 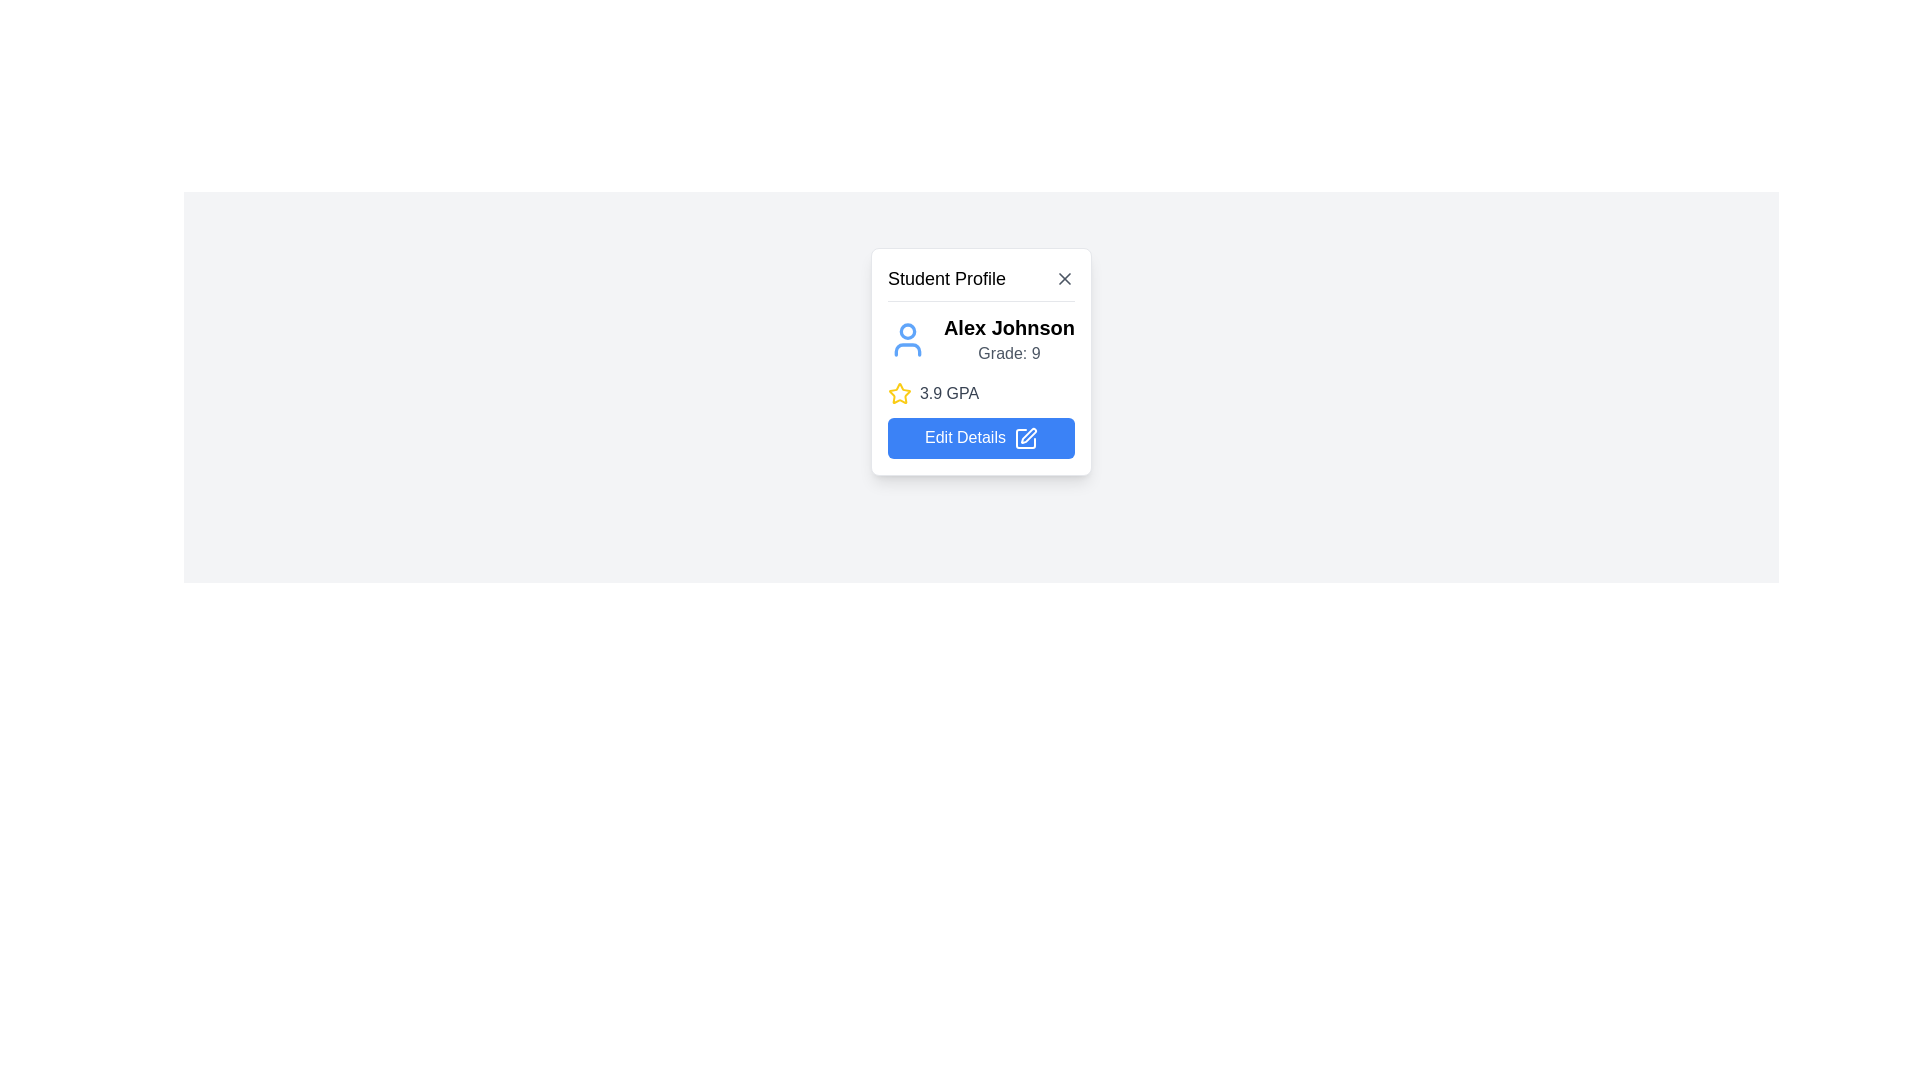 What do you see at coordinates (898, 393) in the screenshot?
I see `the star icon located before the '3.9 GPA' text in the student's profile section` at bounding box center [898, 393].